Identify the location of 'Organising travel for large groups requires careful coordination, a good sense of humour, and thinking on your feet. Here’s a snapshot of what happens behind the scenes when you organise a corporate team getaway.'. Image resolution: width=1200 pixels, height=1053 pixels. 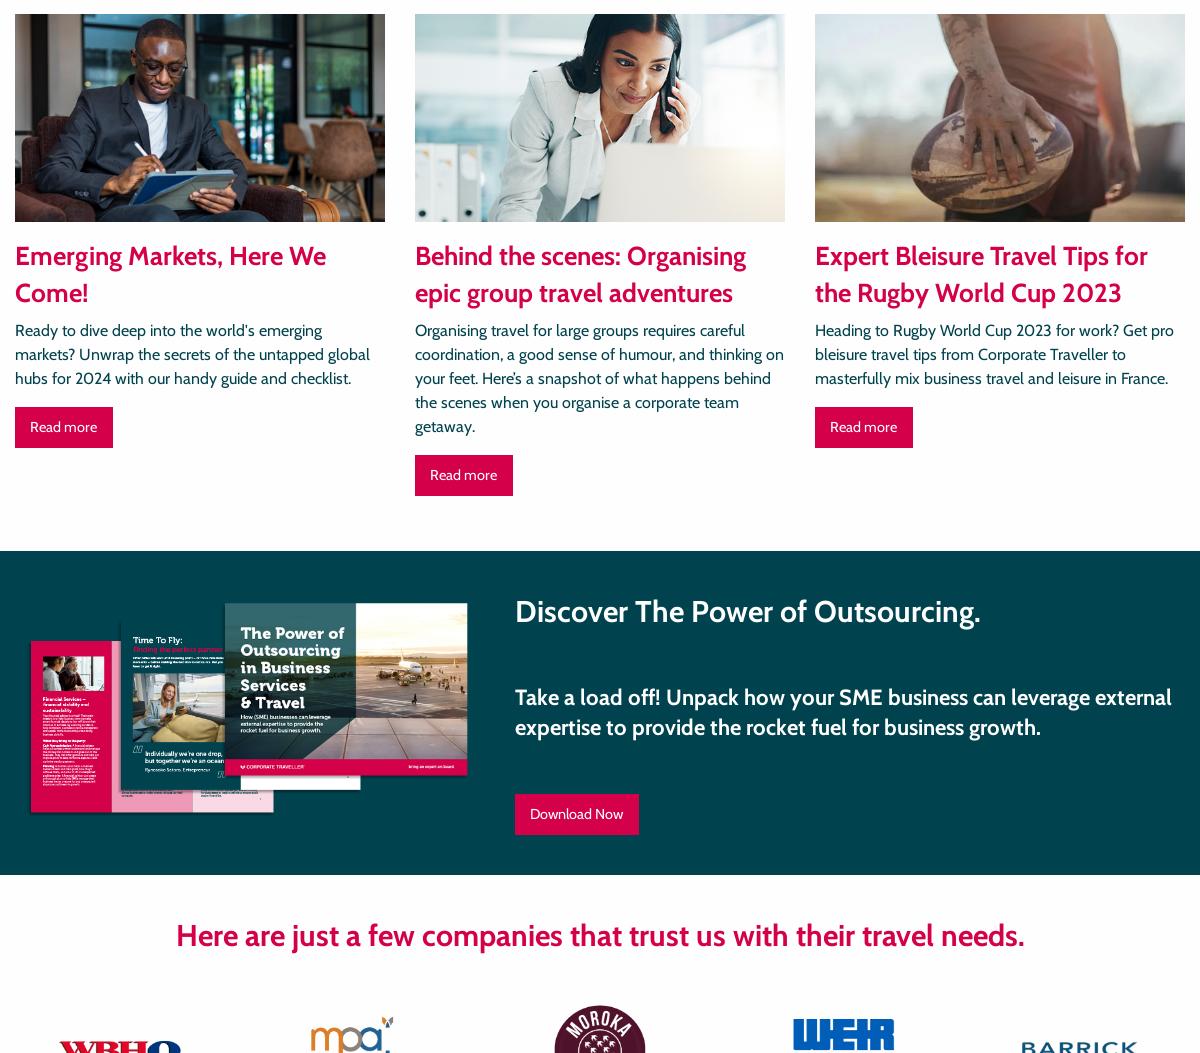
(597, 377).